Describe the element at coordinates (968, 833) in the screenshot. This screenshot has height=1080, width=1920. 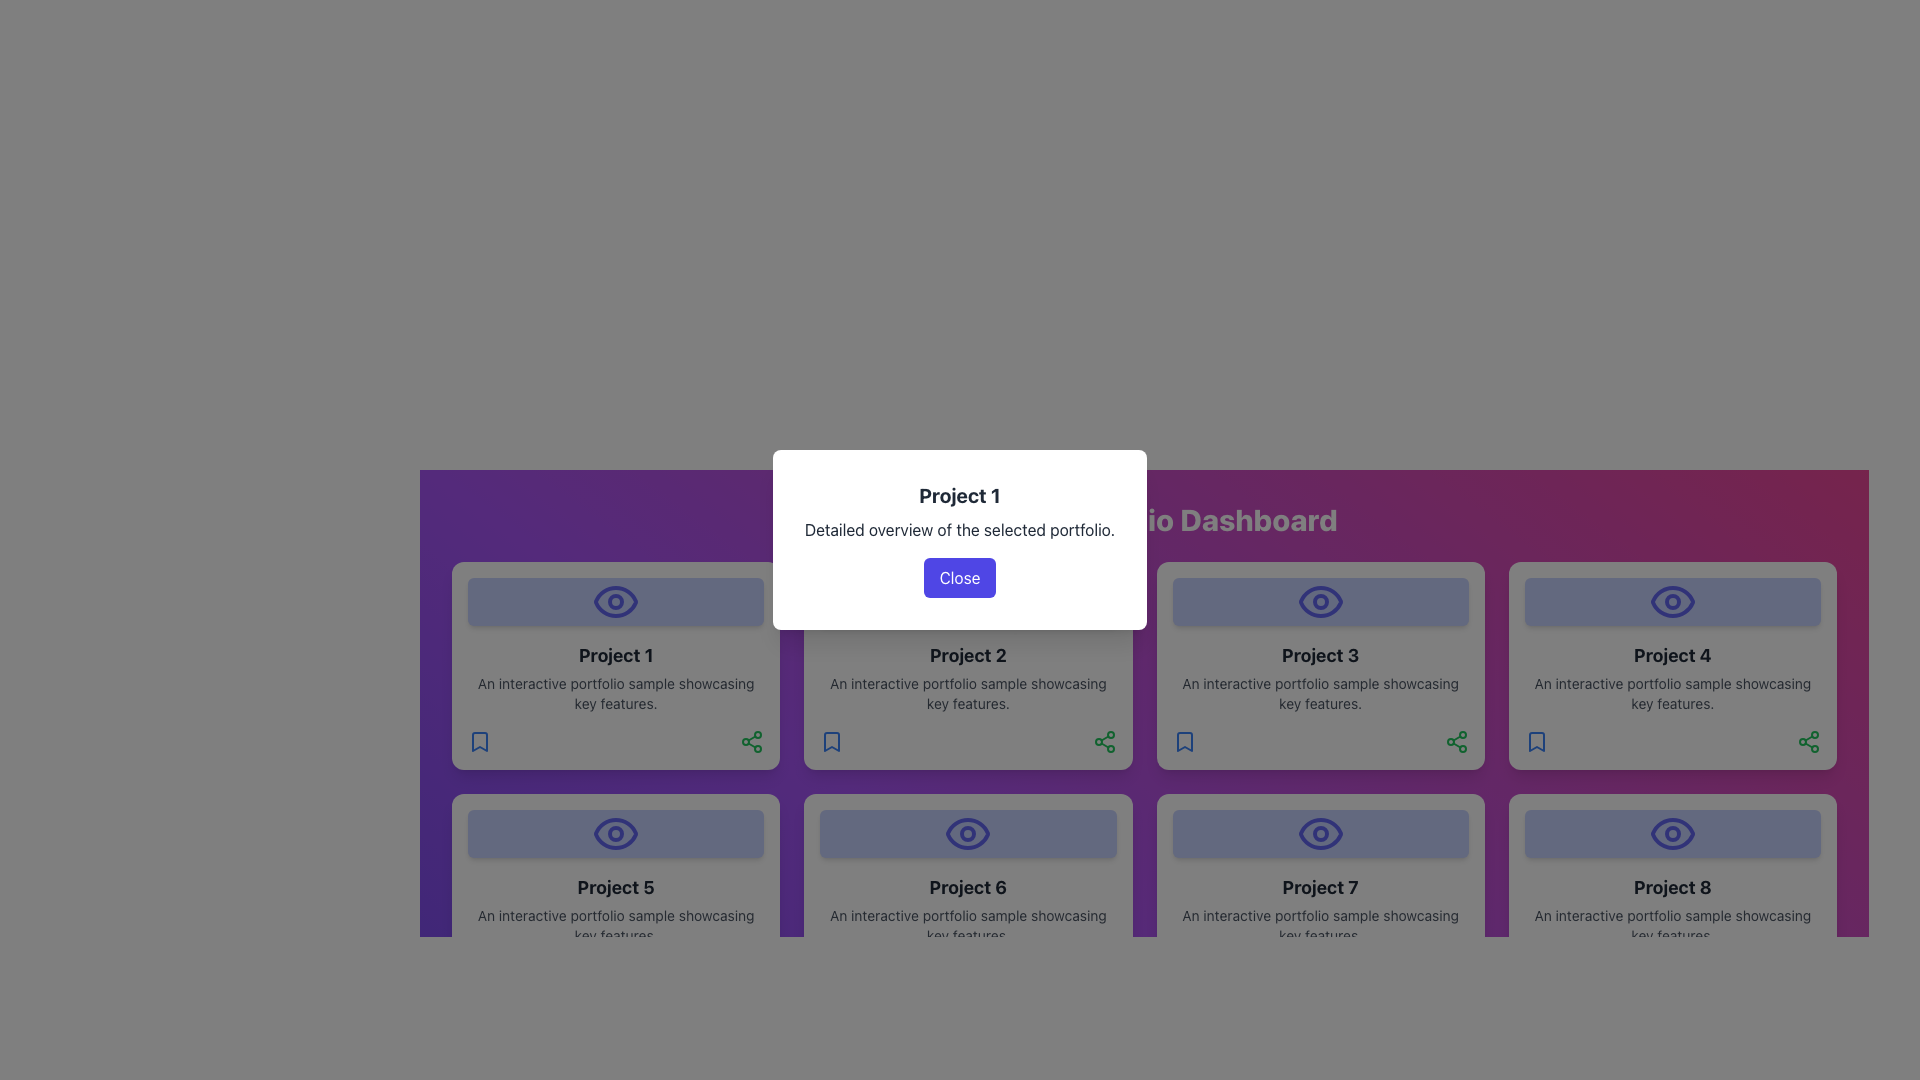
I see `the small circle located within the eye icon` at that location.